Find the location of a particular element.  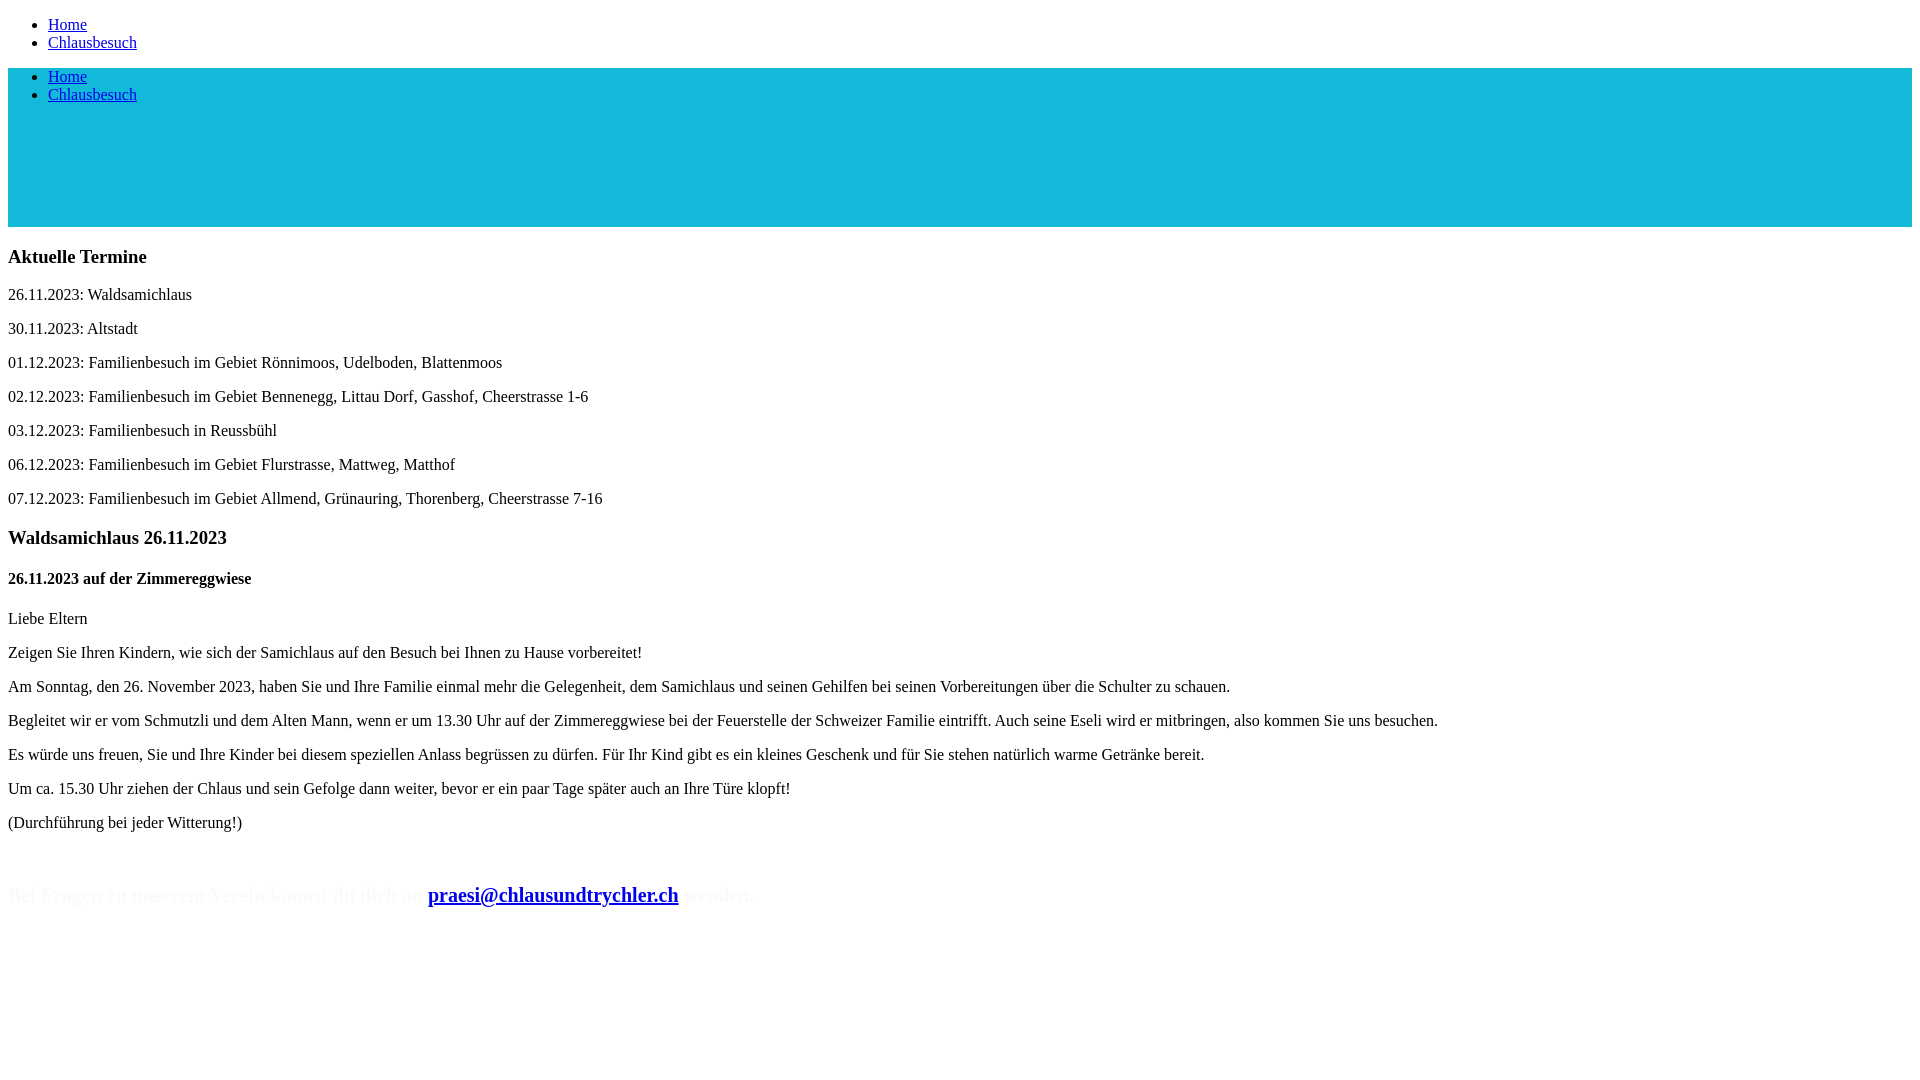

'praesi@chlausundtrychler.ch' is located at coordinates (553, 893).